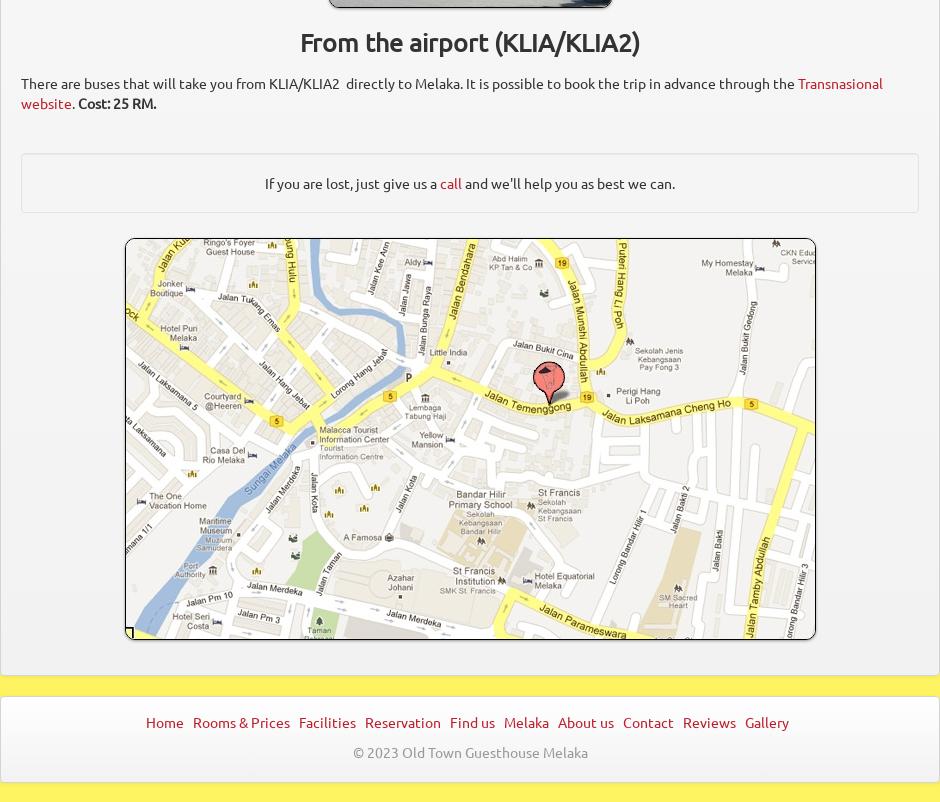  What do you see at coordinates (362, 720) in the screenshot?
I see `'Reservation'` at bounding box center [362, 720].